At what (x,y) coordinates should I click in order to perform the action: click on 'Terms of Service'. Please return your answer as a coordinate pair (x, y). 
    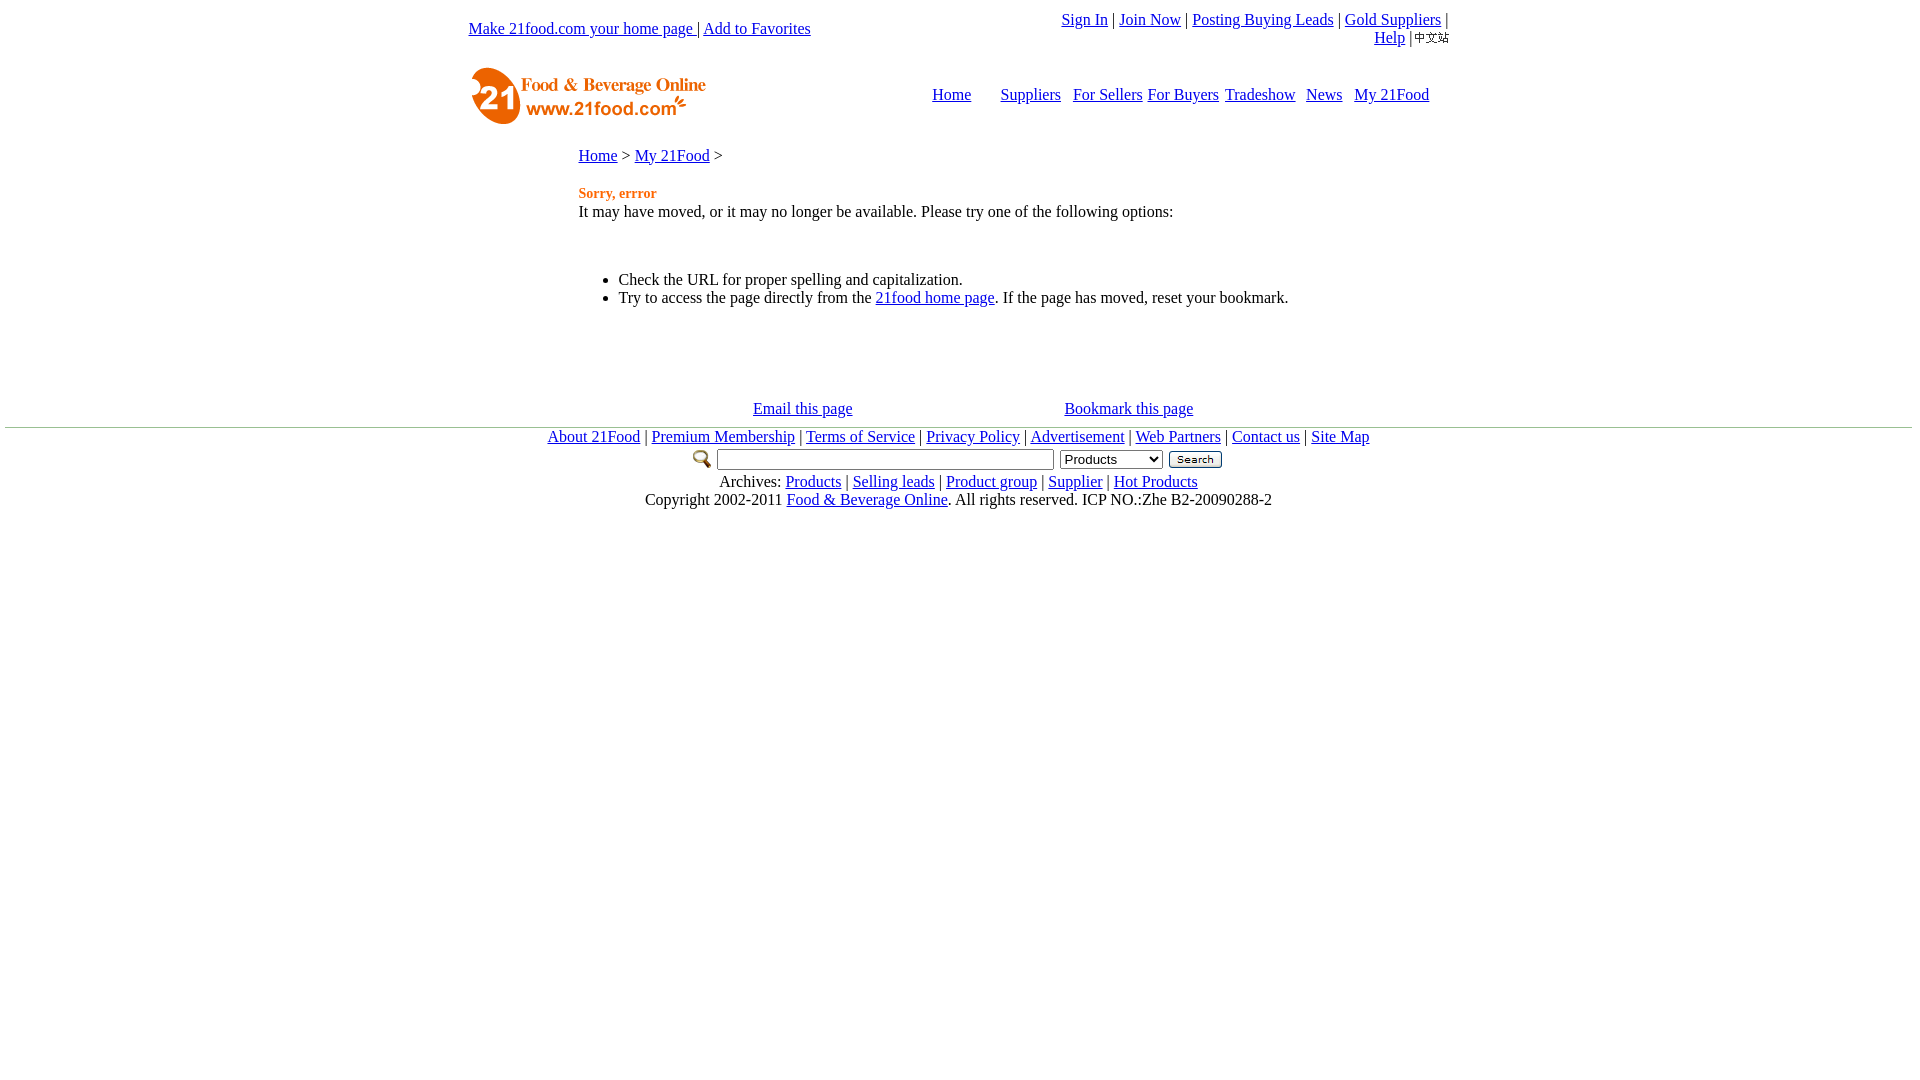
    Looking at the image, I should click on (860, 435).